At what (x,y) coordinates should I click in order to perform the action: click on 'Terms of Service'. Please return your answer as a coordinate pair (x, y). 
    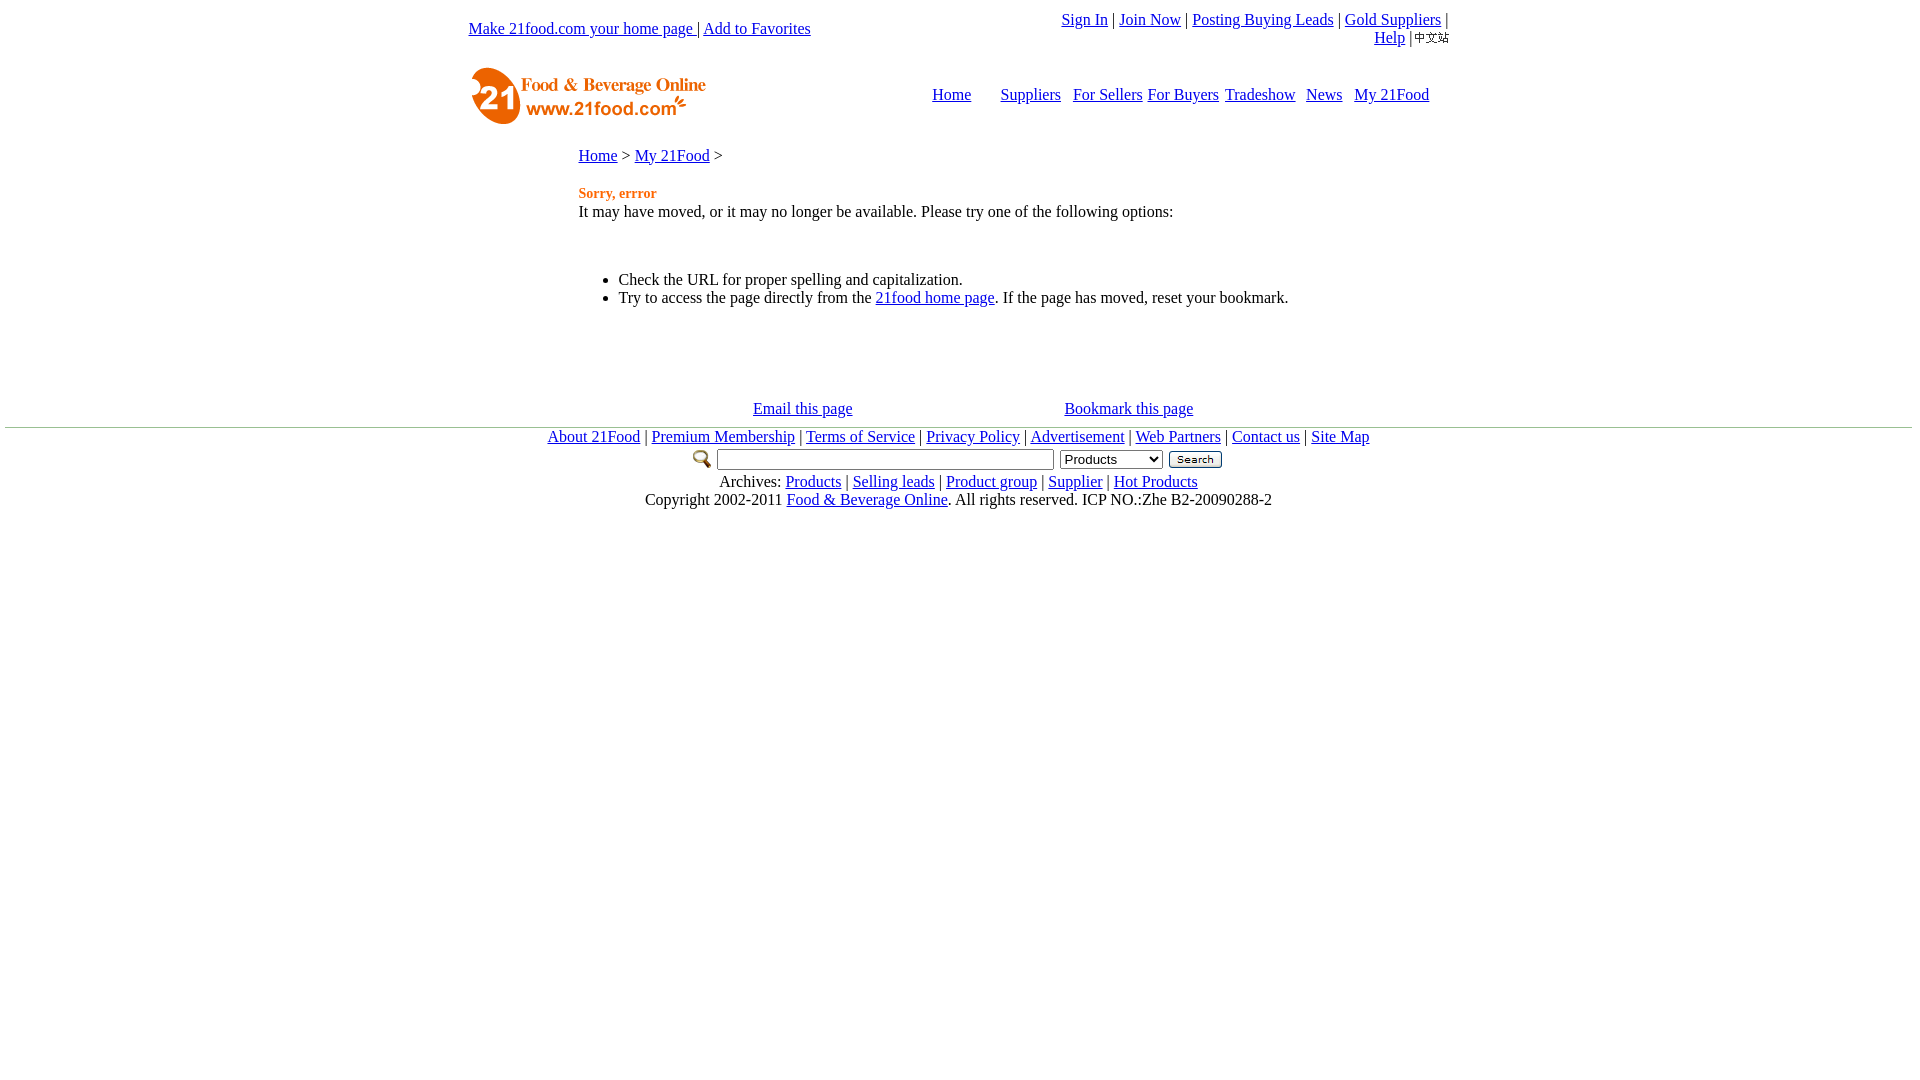
    Looking at the image, I should click on (860, 435).